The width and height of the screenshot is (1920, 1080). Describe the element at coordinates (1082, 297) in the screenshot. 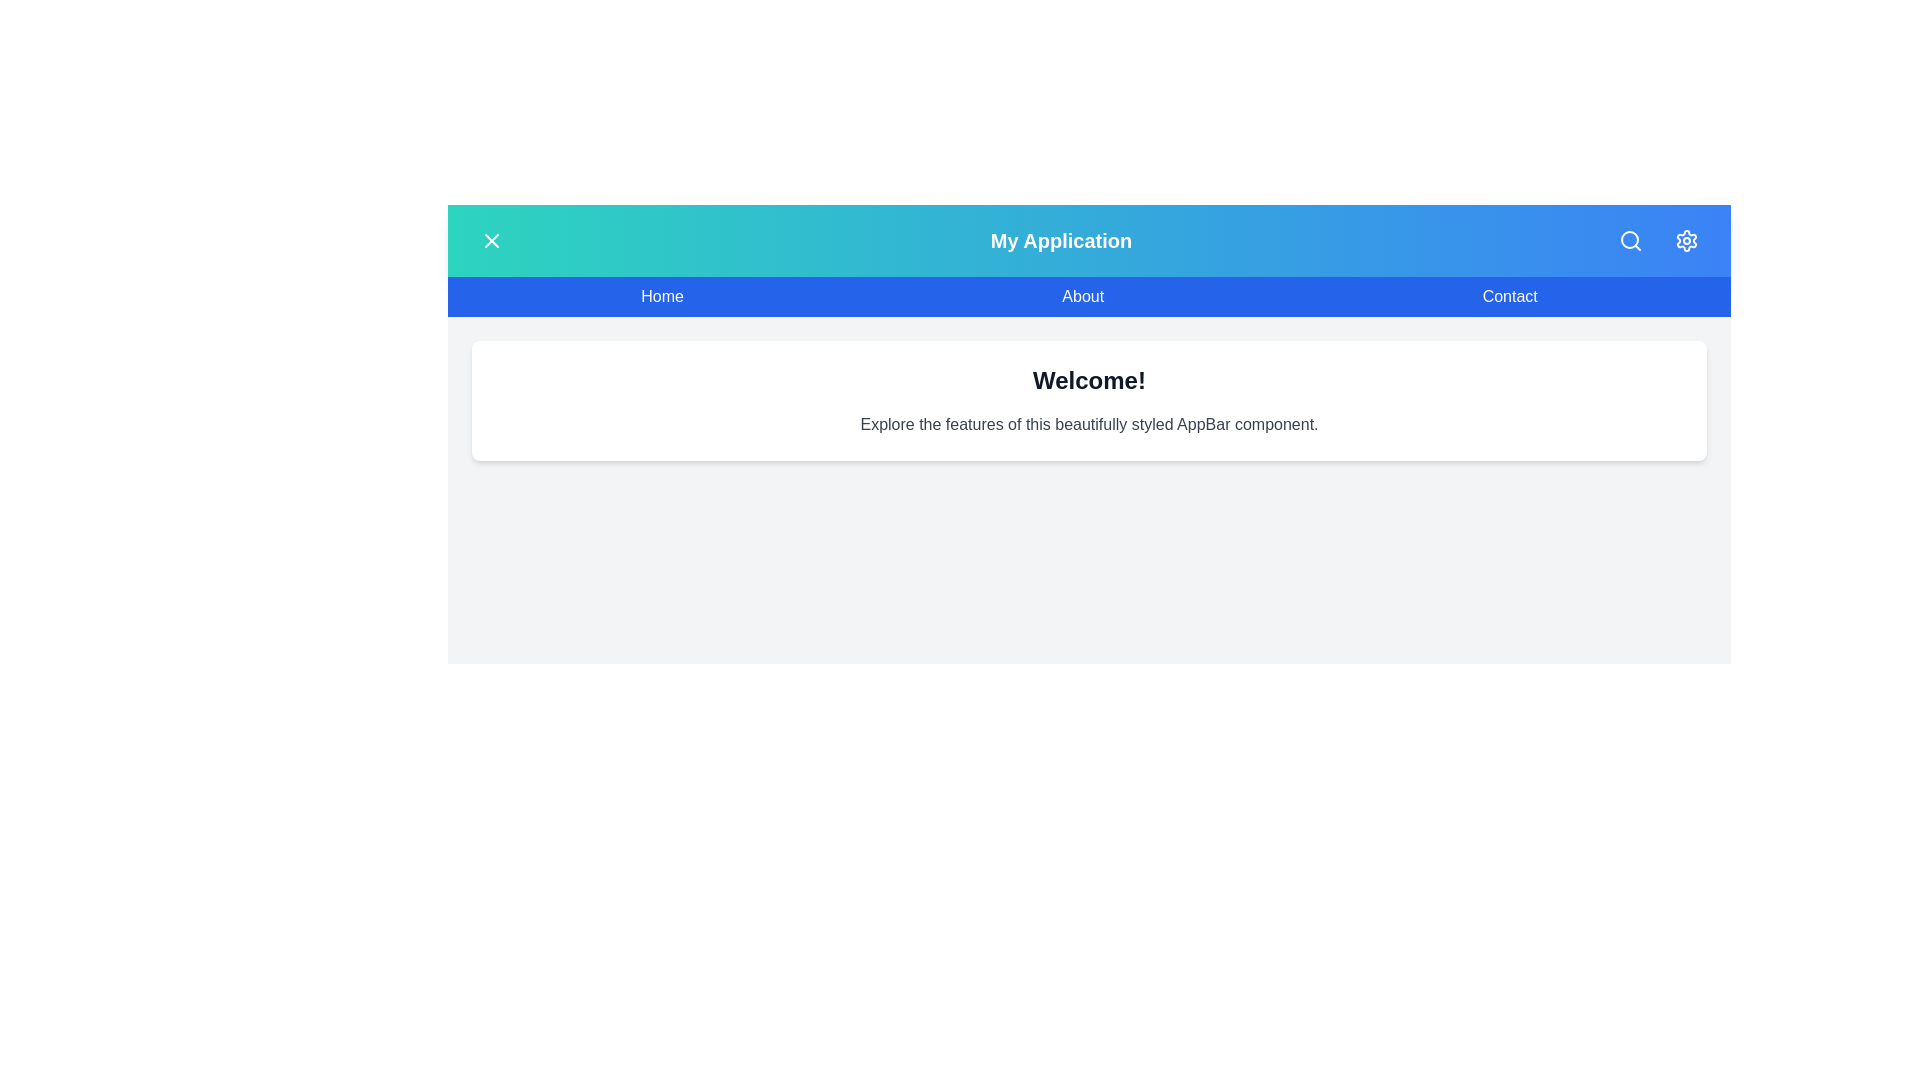

I see `the About navigation link` at that location.